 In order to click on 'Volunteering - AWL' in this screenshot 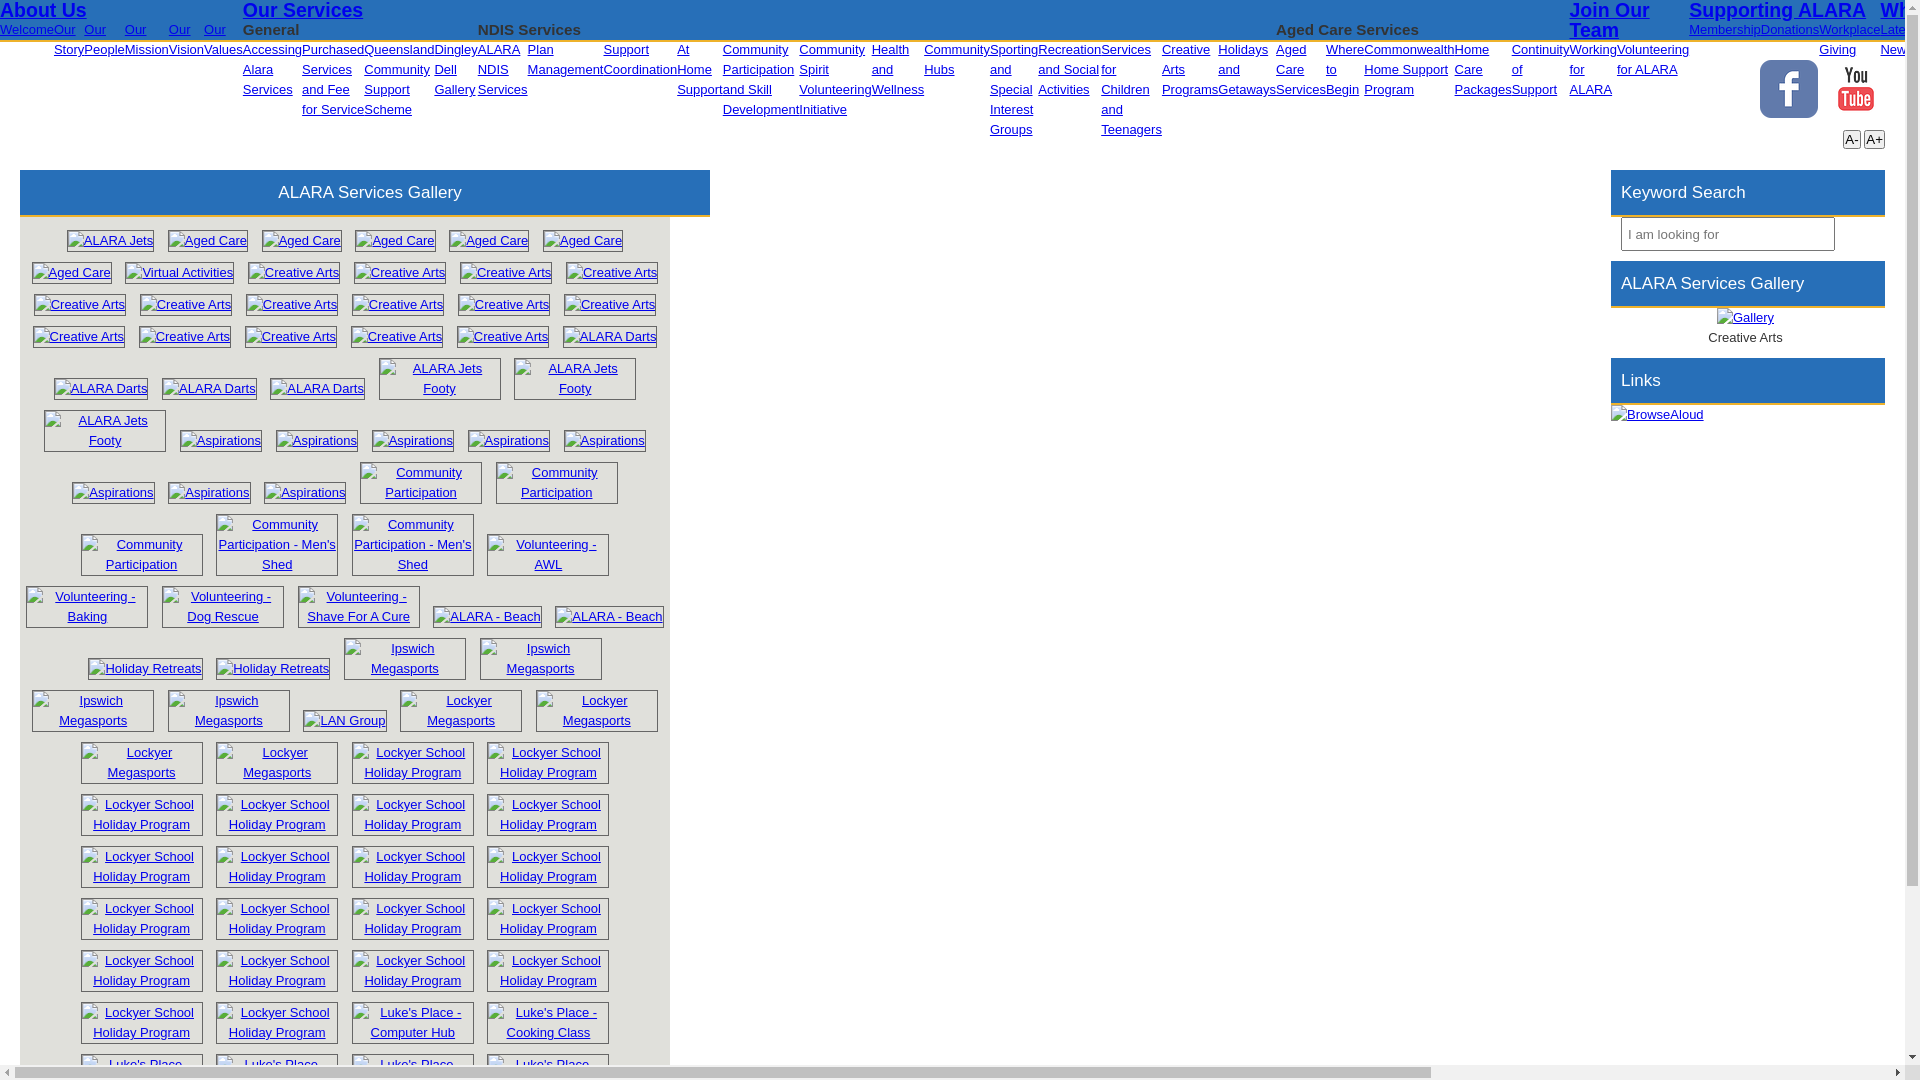, I will do `click(547, 564)`.